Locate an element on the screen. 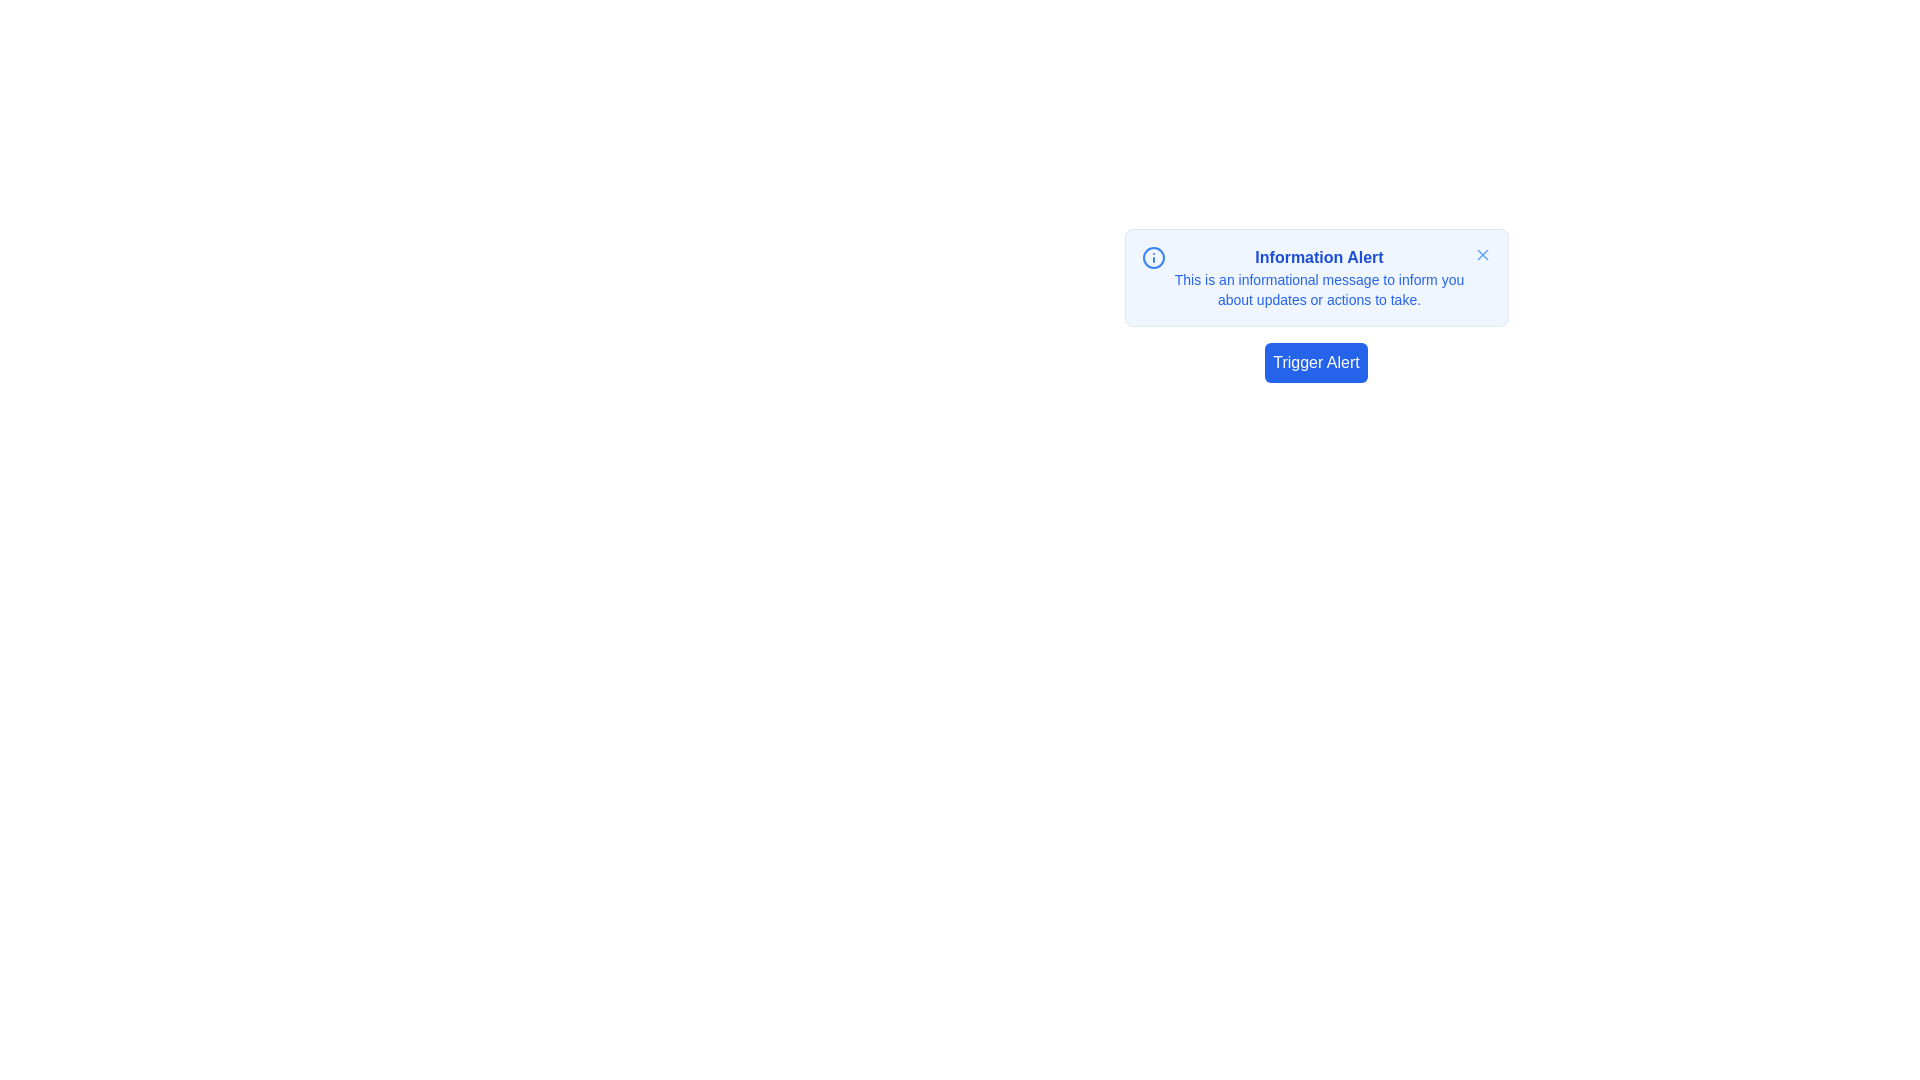 This screenshot has width=1920, height=1080. the close button located at the top-right corner of the informational alert box is located at coordinates (1482, 253).